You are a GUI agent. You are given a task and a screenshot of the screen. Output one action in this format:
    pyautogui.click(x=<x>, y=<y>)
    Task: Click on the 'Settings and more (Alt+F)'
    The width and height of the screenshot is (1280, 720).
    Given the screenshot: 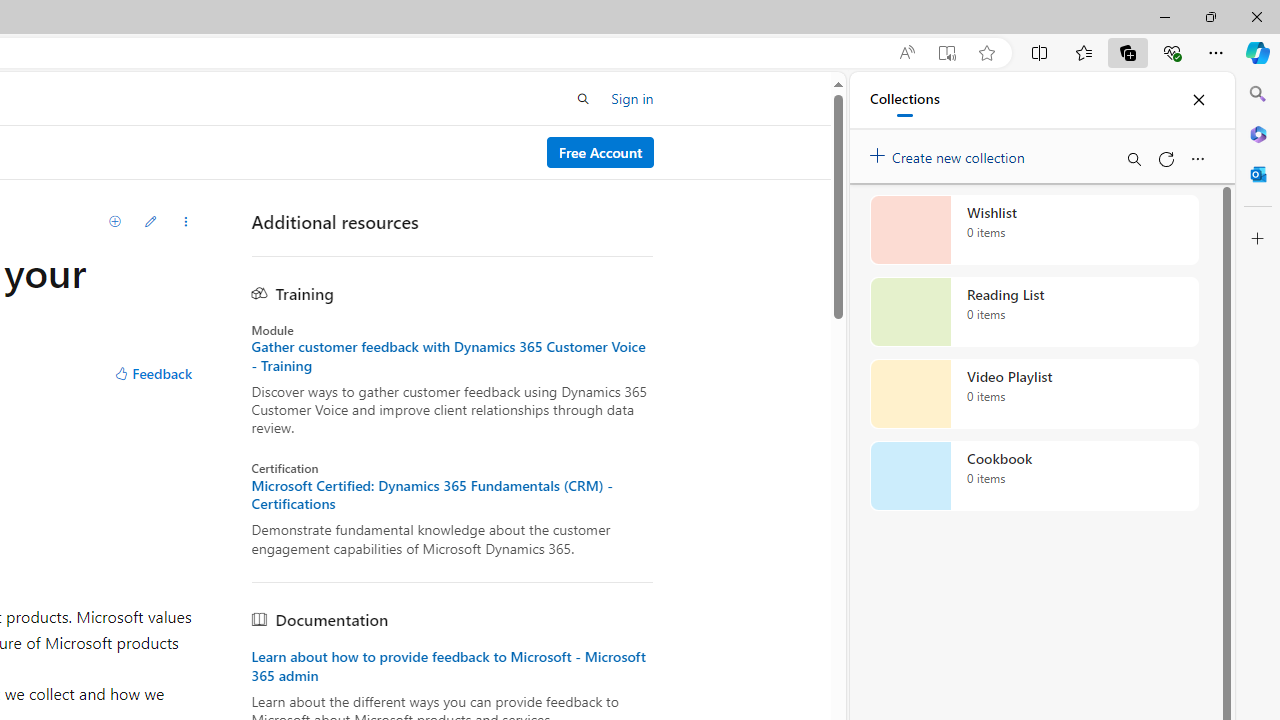 What is the action you would take?
    pyautogui.click(x=1215, y=51)
    